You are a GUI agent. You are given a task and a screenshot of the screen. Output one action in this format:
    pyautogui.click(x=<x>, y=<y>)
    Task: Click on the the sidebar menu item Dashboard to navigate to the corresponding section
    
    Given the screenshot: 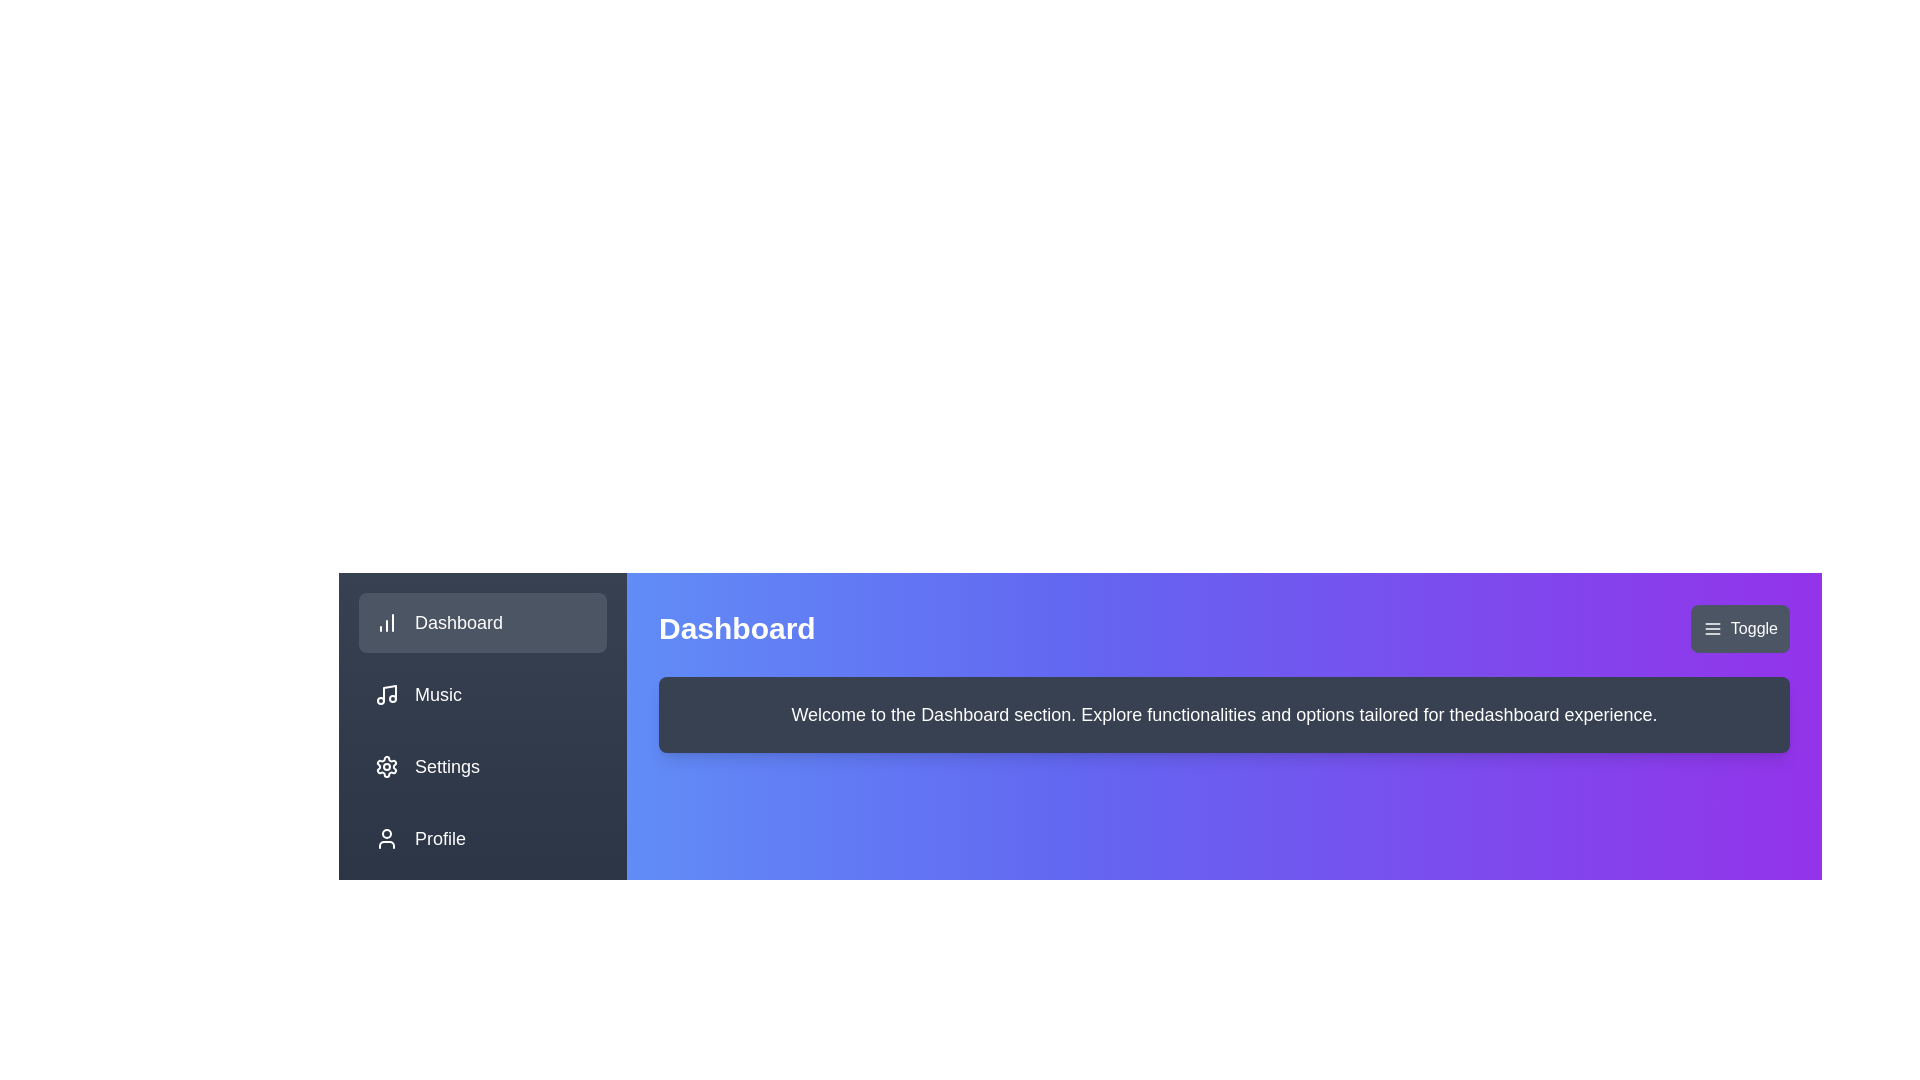 What is the action you would take?
    pyautogui.click(x=483, y=622)
    